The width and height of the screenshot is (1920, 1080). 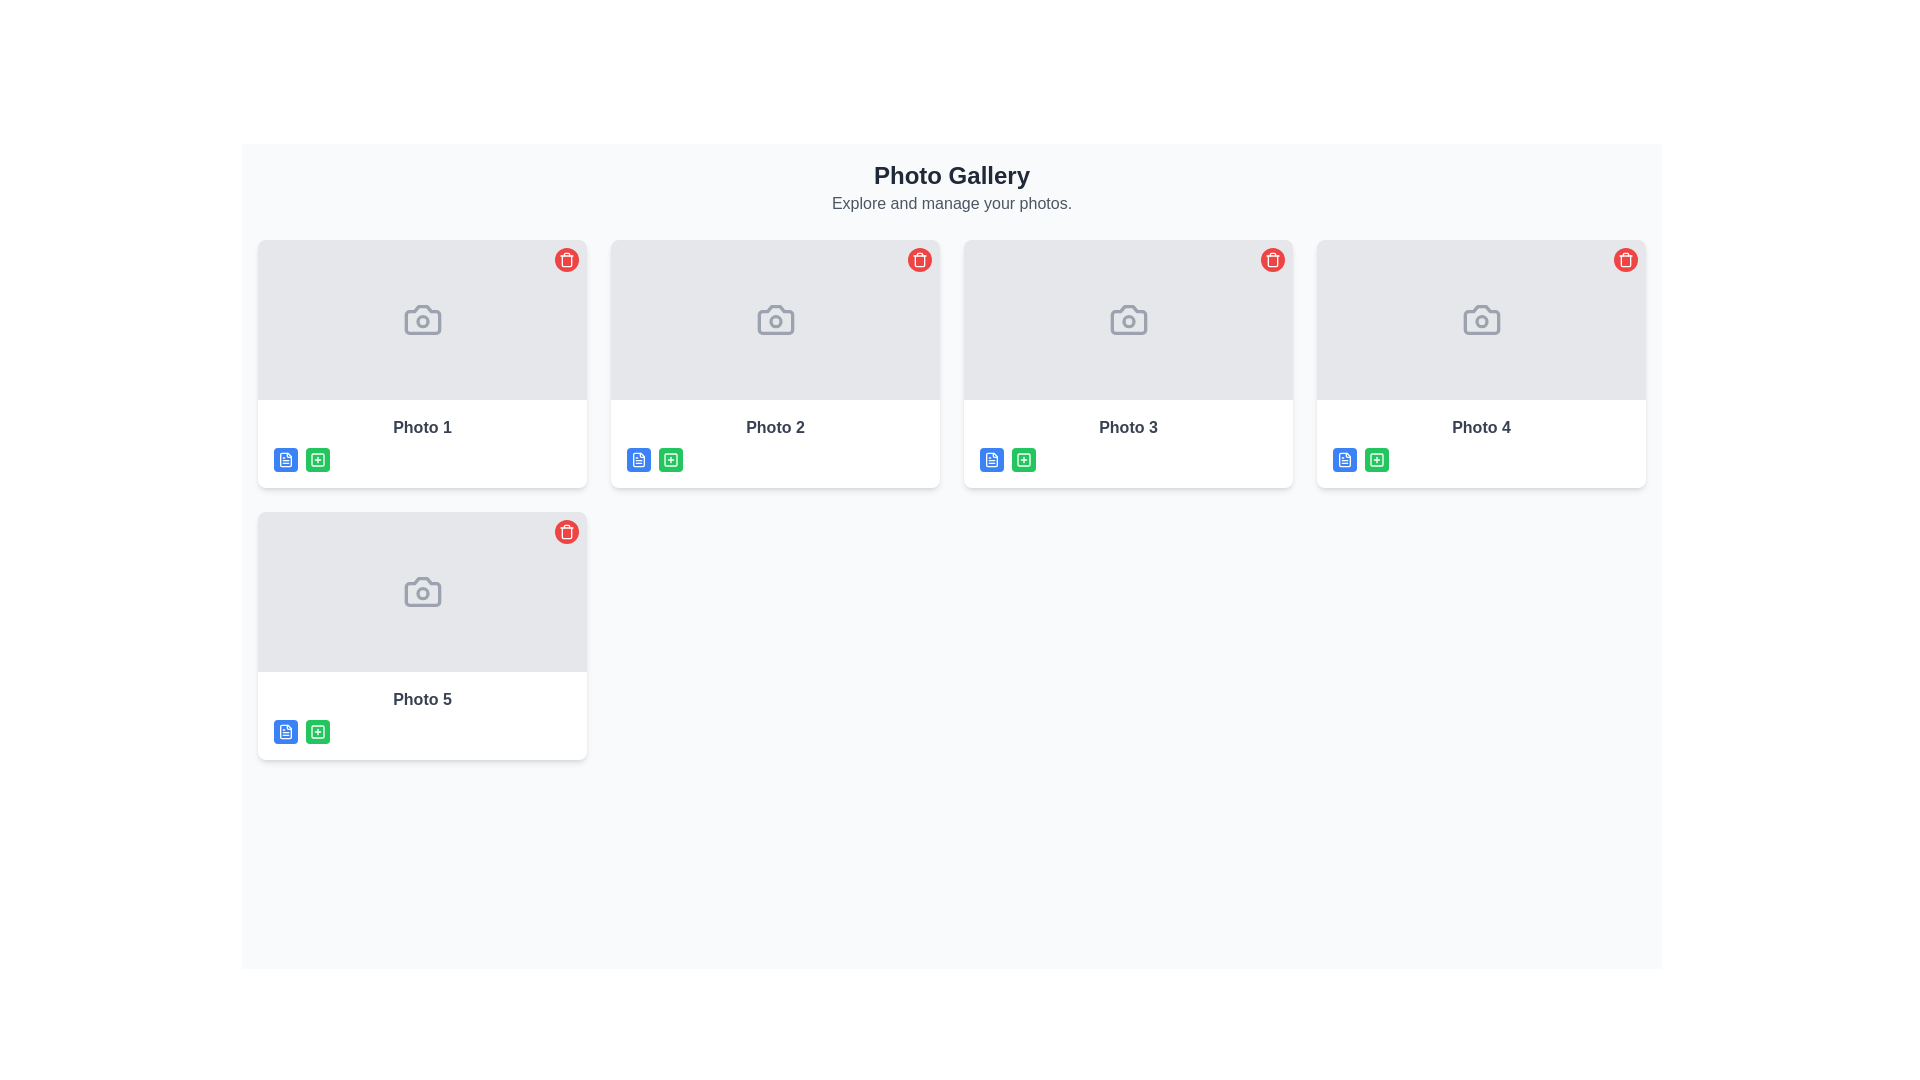 What do you see at coordinates (285, 459) in the screenshot?
I see `the blue button with white text and a document icon, located under 'Photo 1'` at bounding box center [285, 459].